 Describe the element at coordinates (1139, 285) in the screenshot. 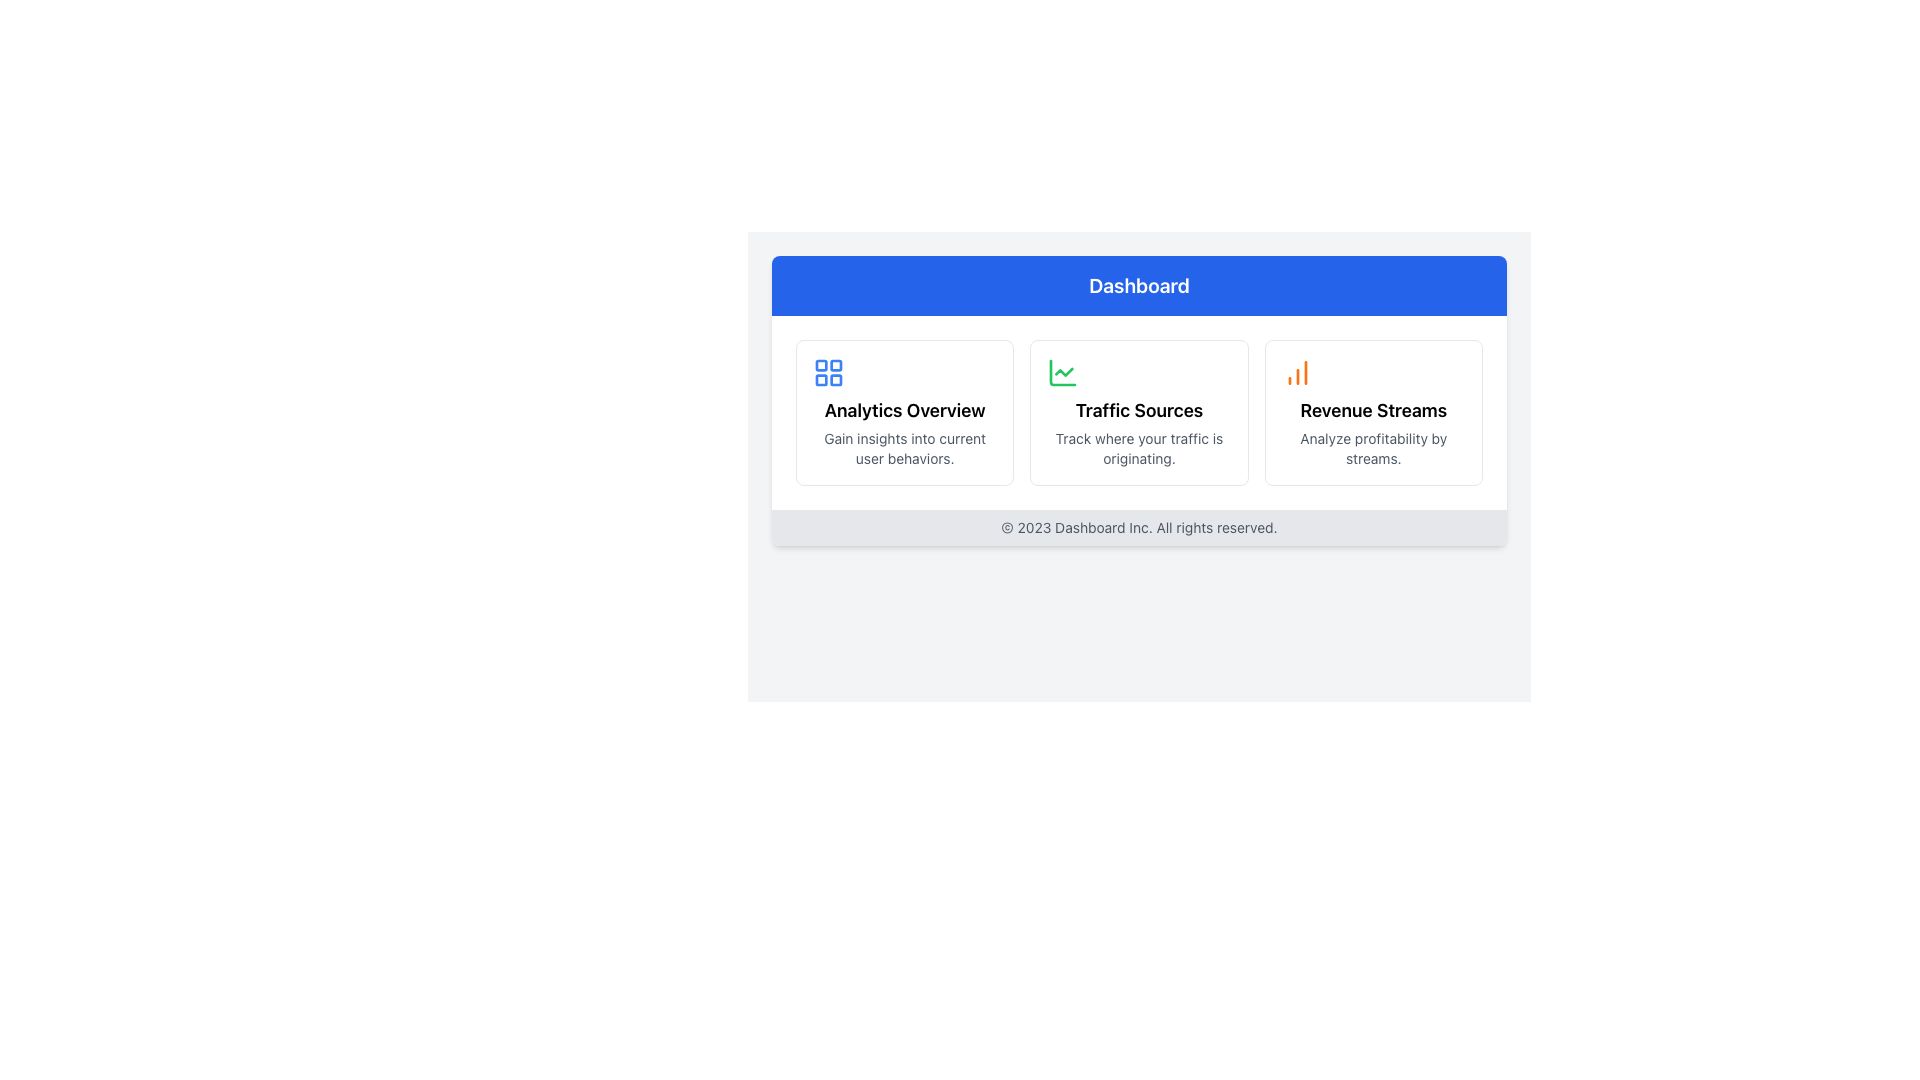

I see `the centrally placed Text label in the header bar, which indicates the current section or purpose of the interface` at that location.